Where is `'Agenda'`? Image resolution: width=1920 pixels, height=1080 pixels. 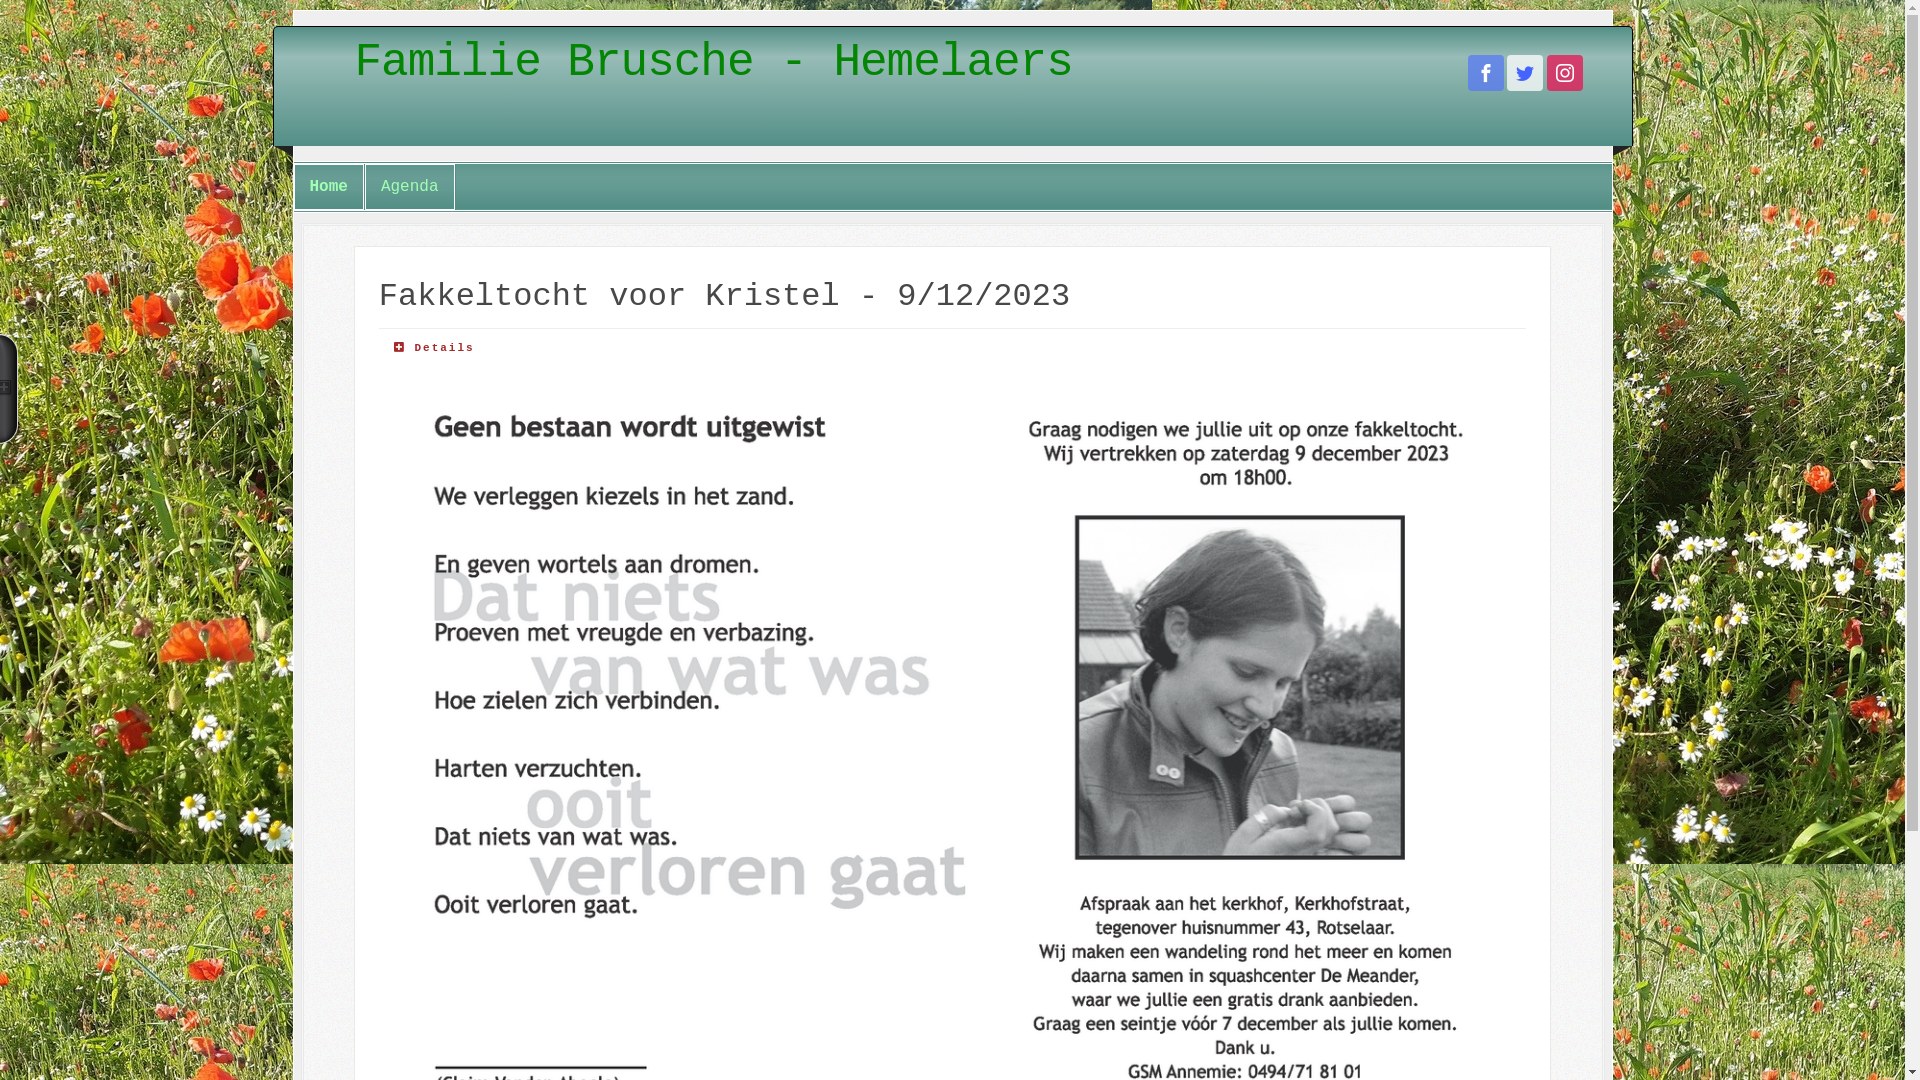
'Agenda' is located at coordinates (408, 186).